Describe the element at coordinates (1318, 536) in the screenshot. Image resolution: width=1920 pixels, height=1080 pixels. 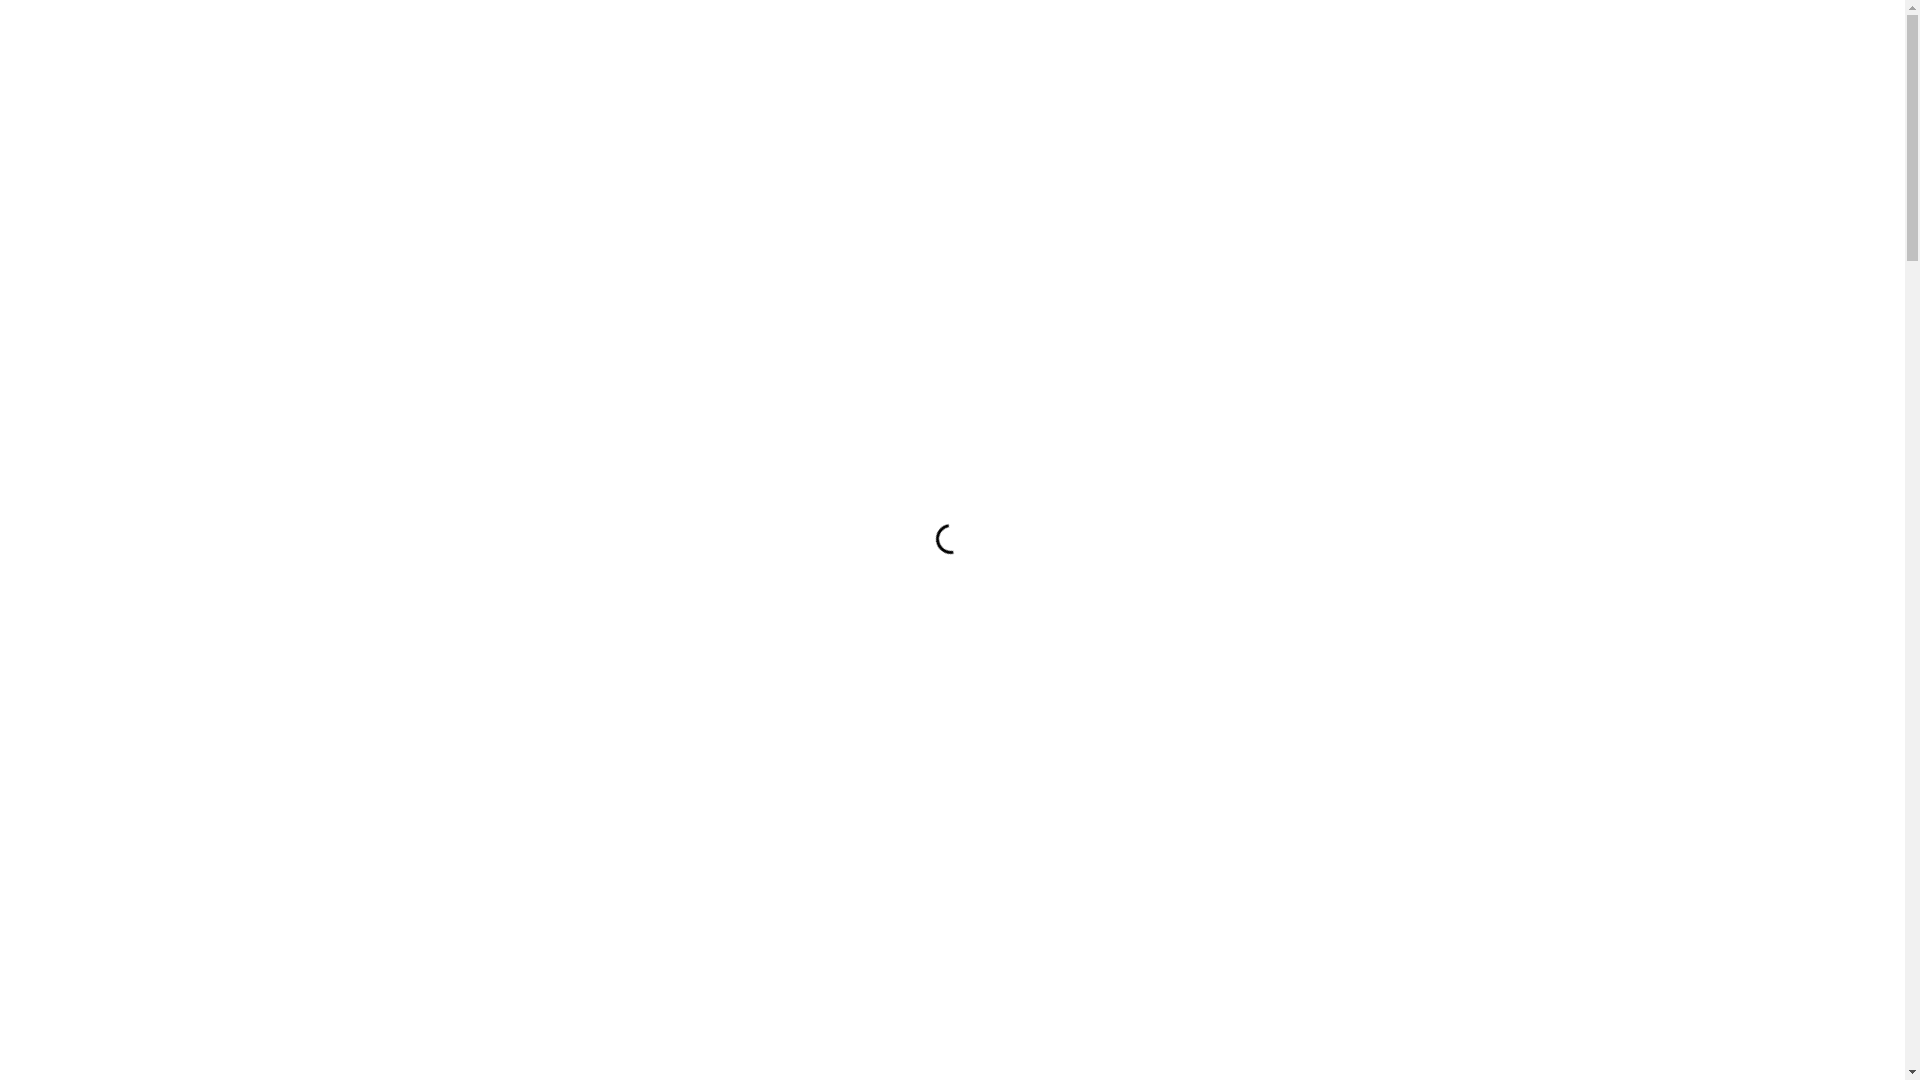
I see `'Musikalische Leitung'` at that location.